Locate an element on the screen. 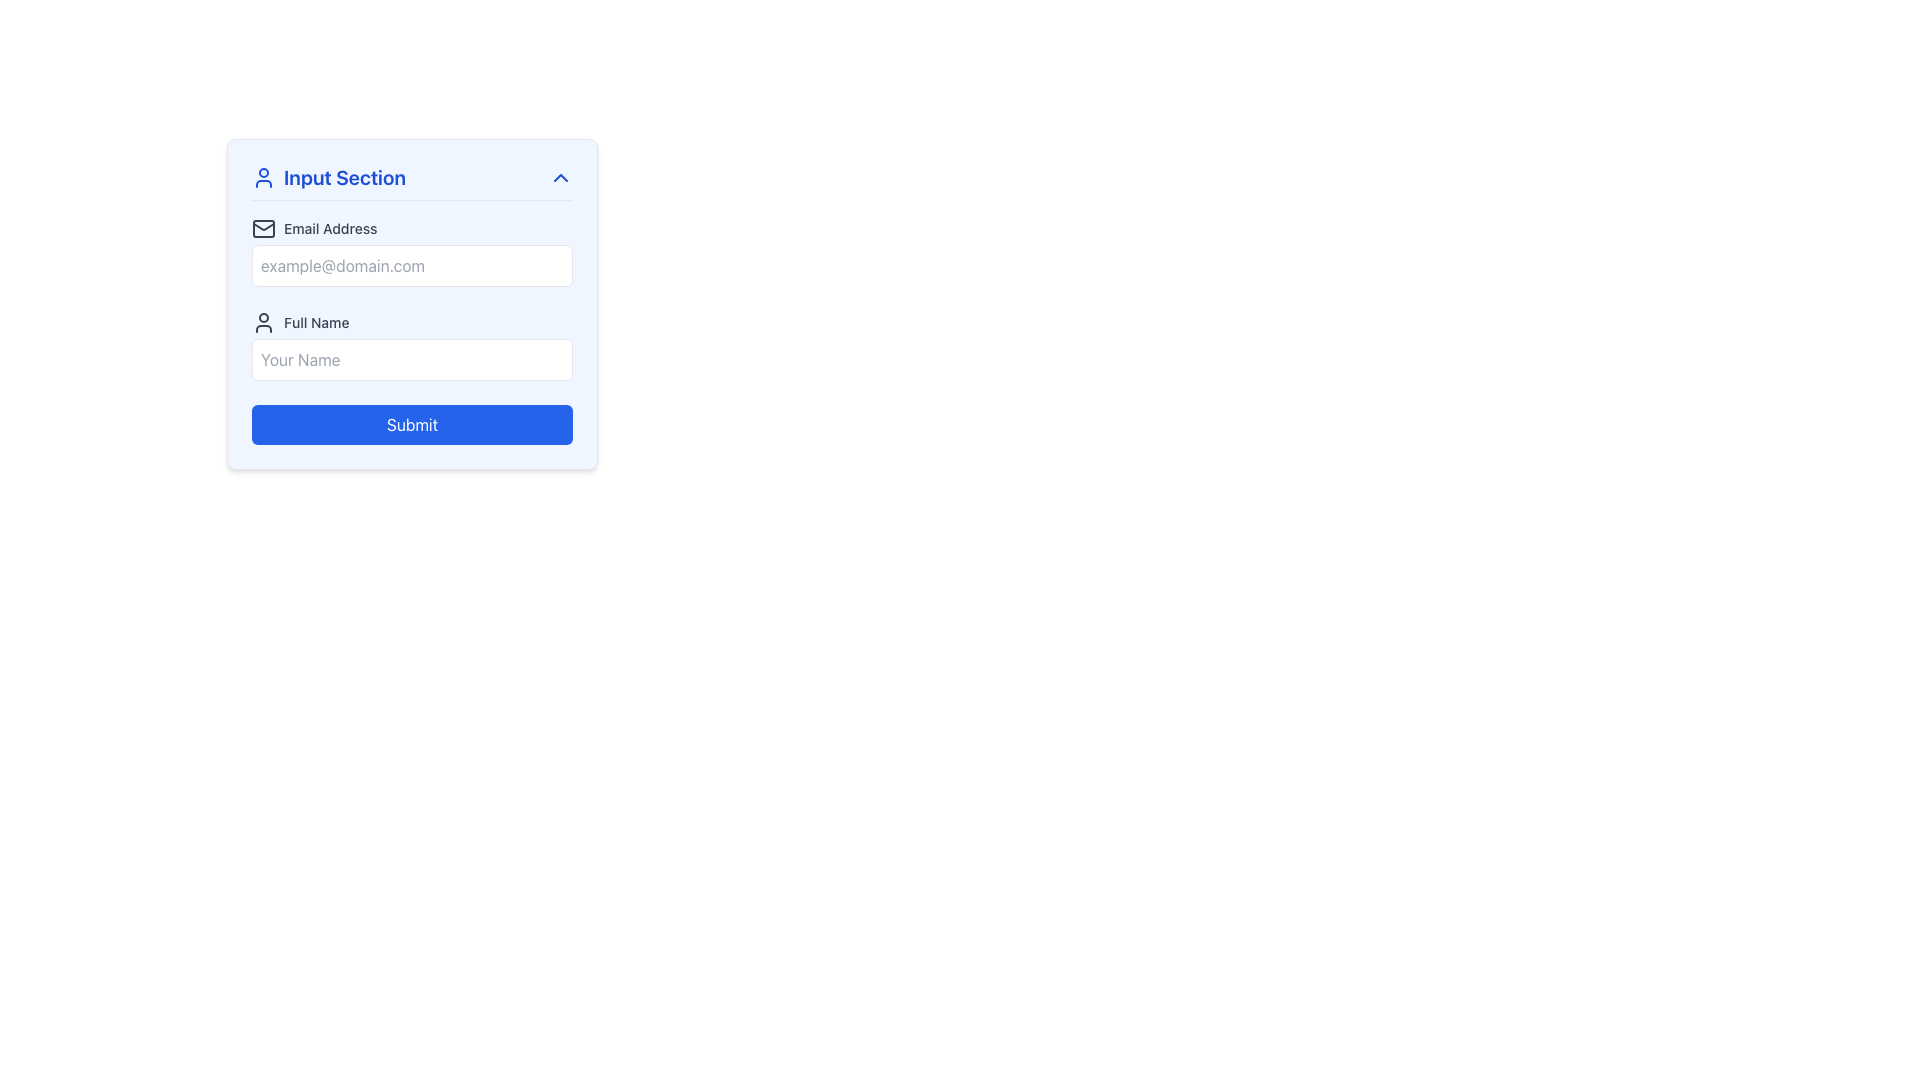  the email input field labeled 'Email Address' is located at coordinates (411, 250).